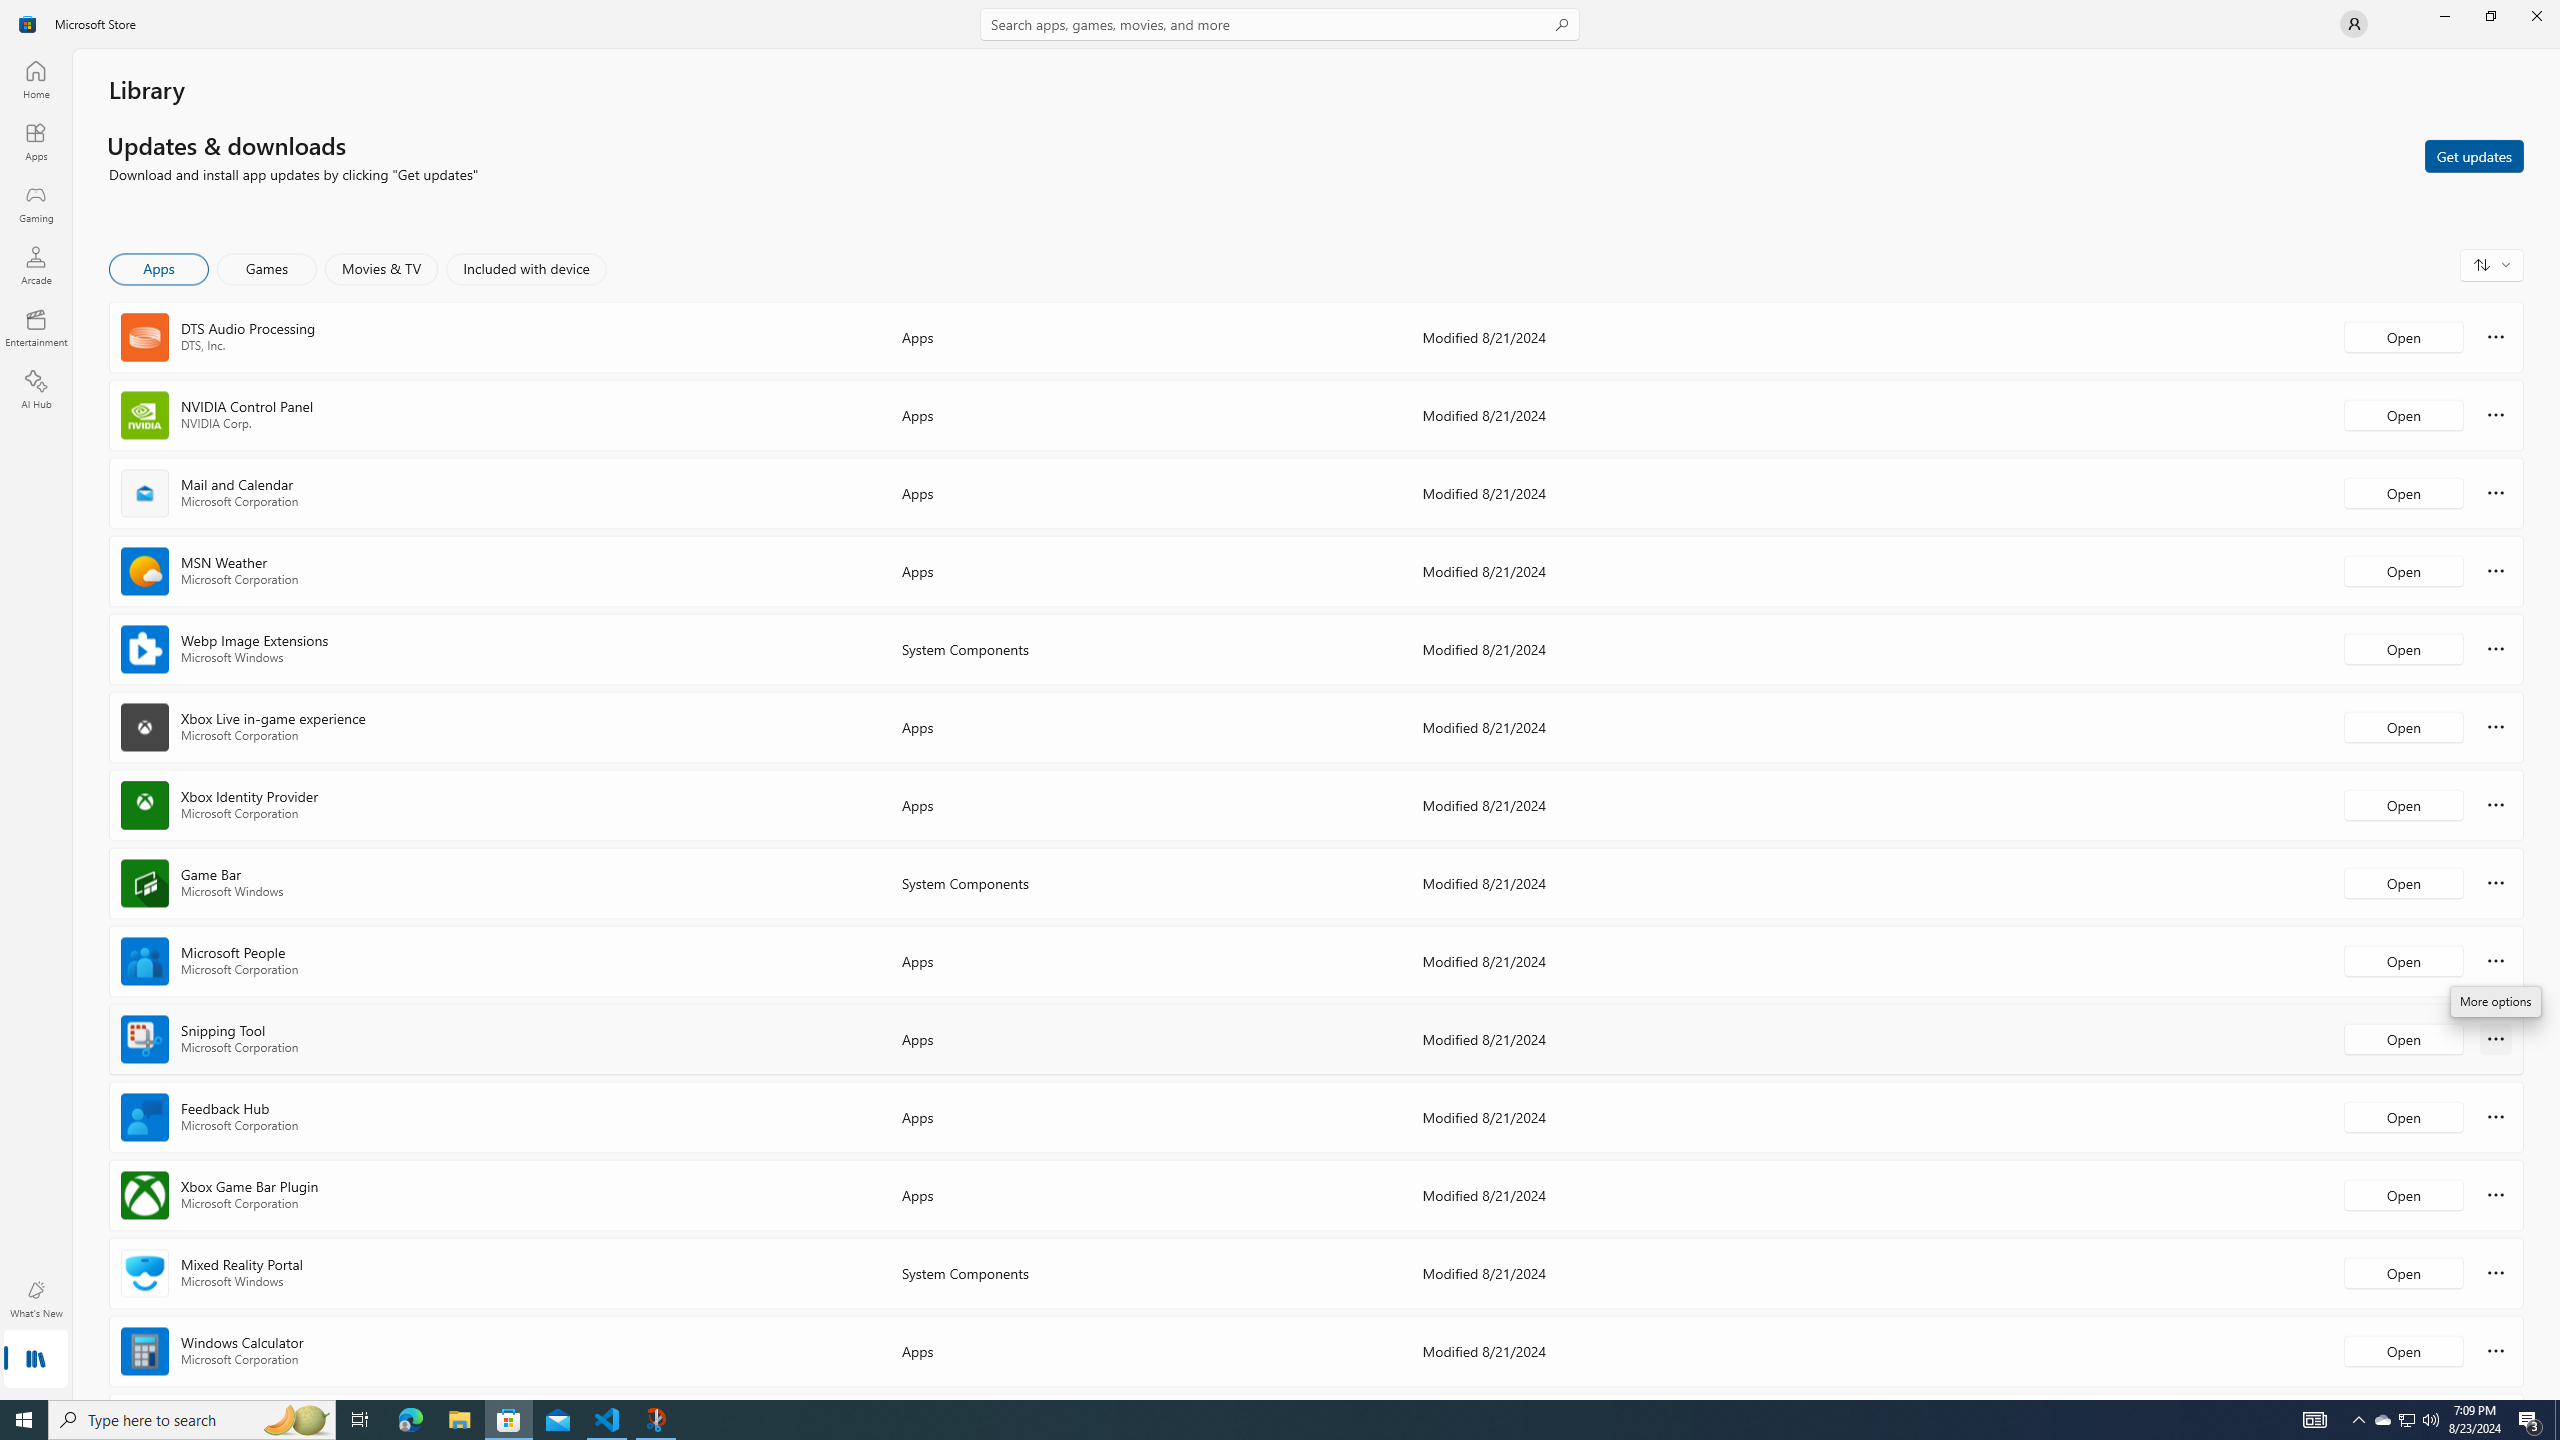 The image size is (2560, 1440). Describe the element at coordinates (34, 1298) in the screenshot. I see `'What'` at that location.